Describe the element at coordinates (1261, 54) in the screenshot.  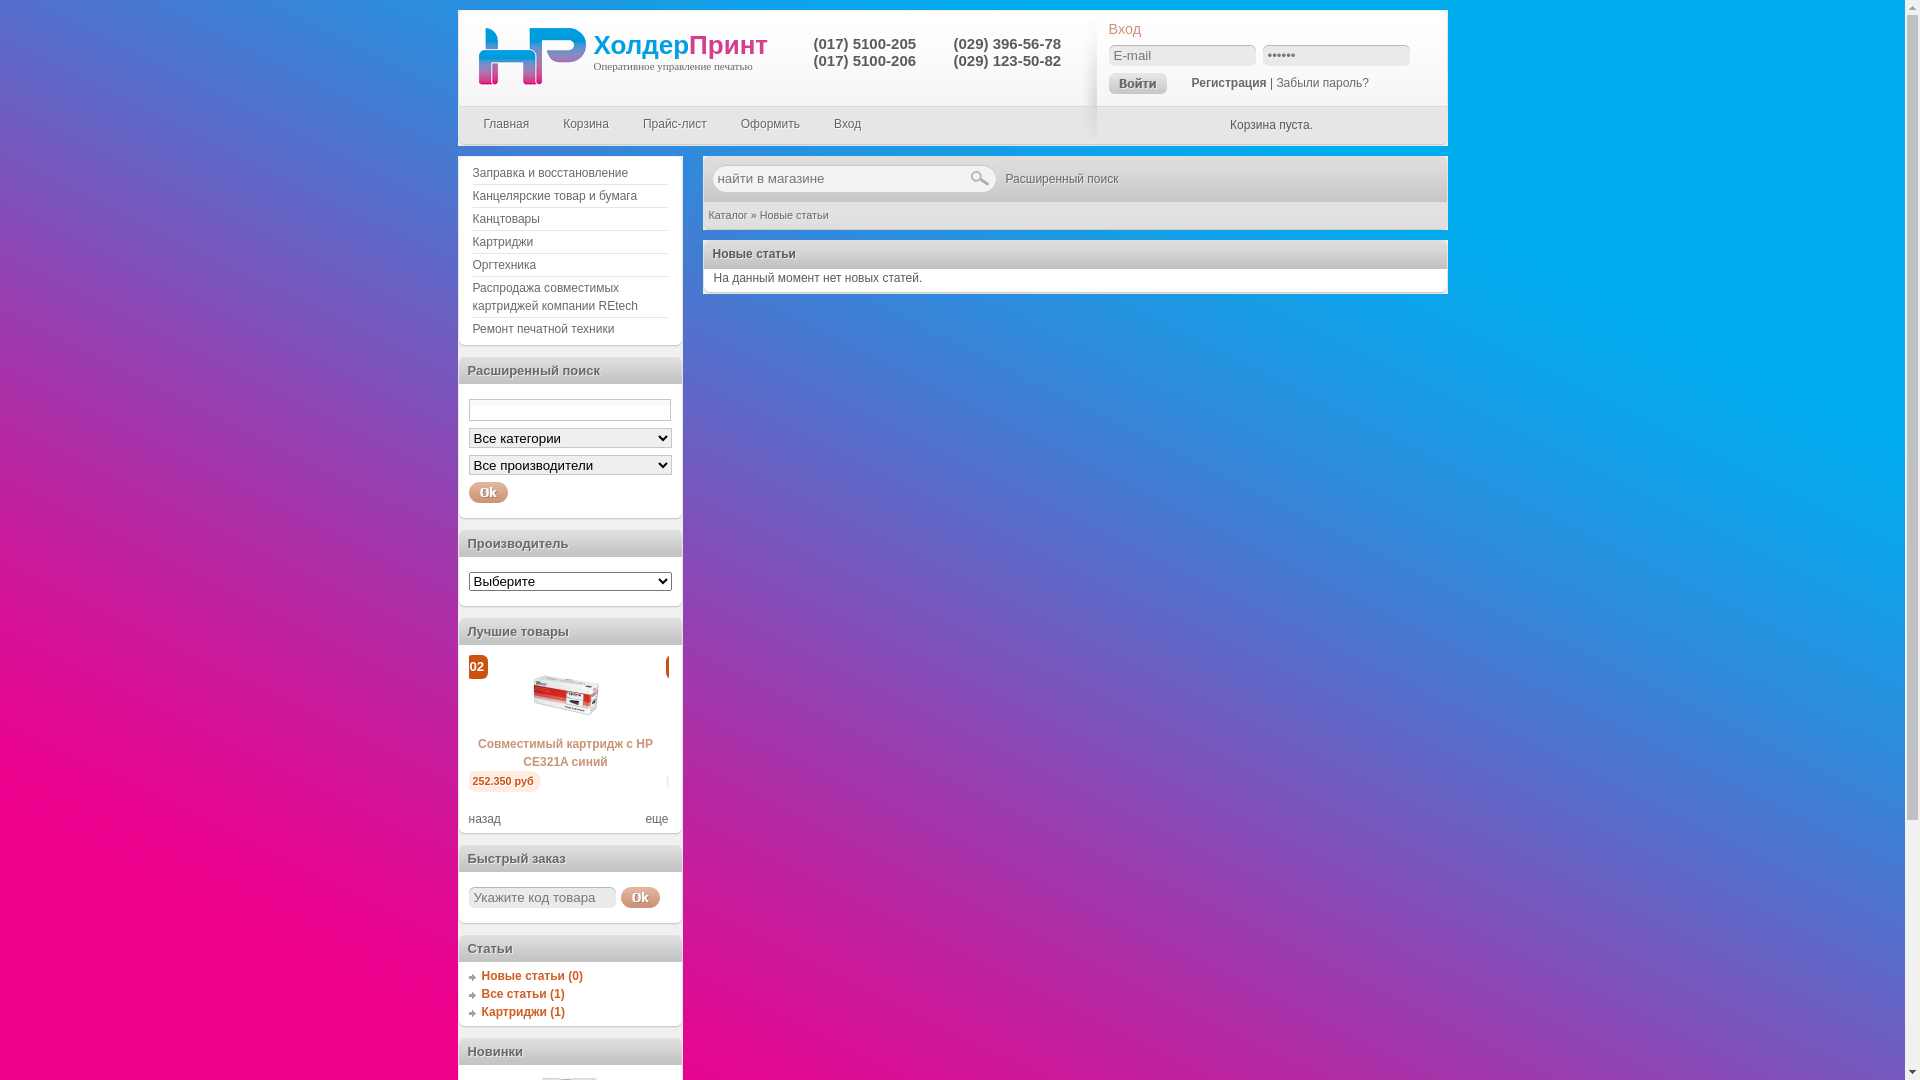
I see `'******'` at that location.